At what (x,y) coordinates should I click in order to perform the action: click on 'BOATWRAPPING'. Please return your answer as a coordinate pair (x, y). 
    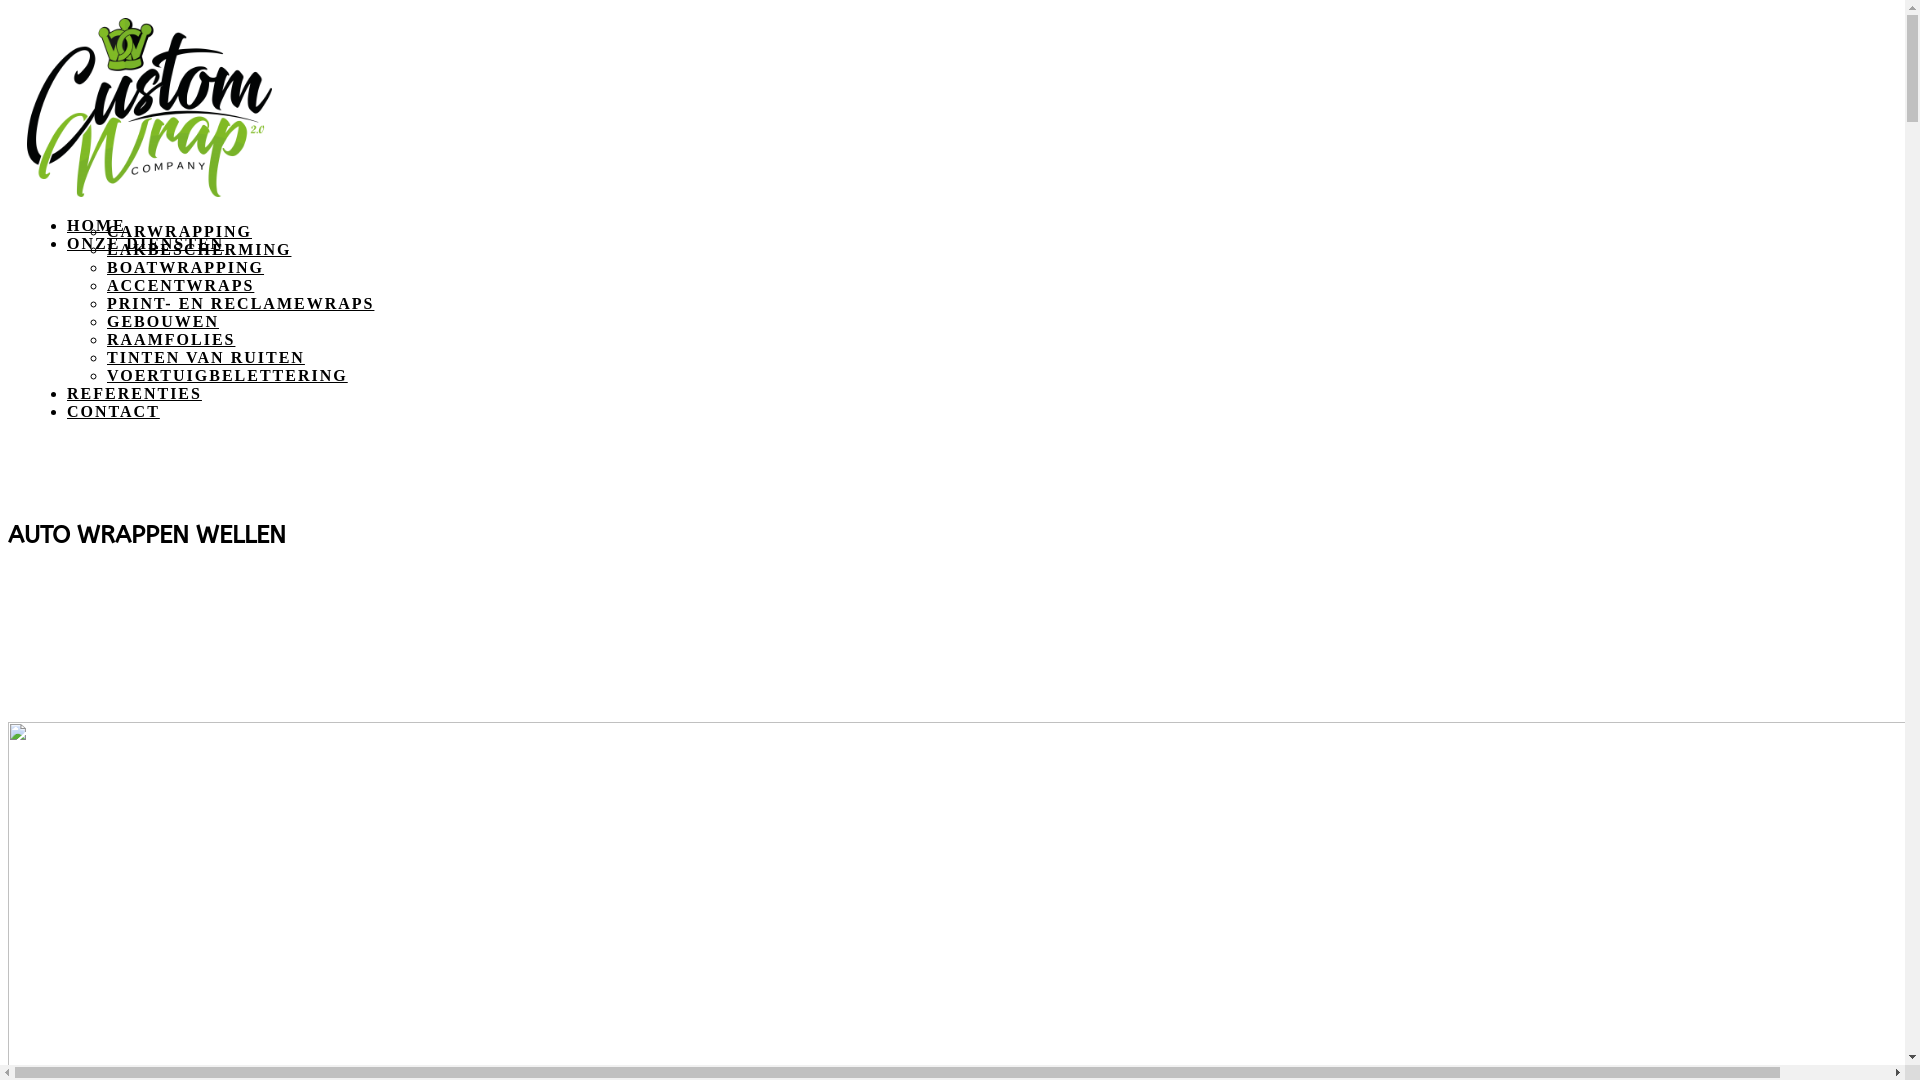
    Looking at the image, I should click on (185, 266).